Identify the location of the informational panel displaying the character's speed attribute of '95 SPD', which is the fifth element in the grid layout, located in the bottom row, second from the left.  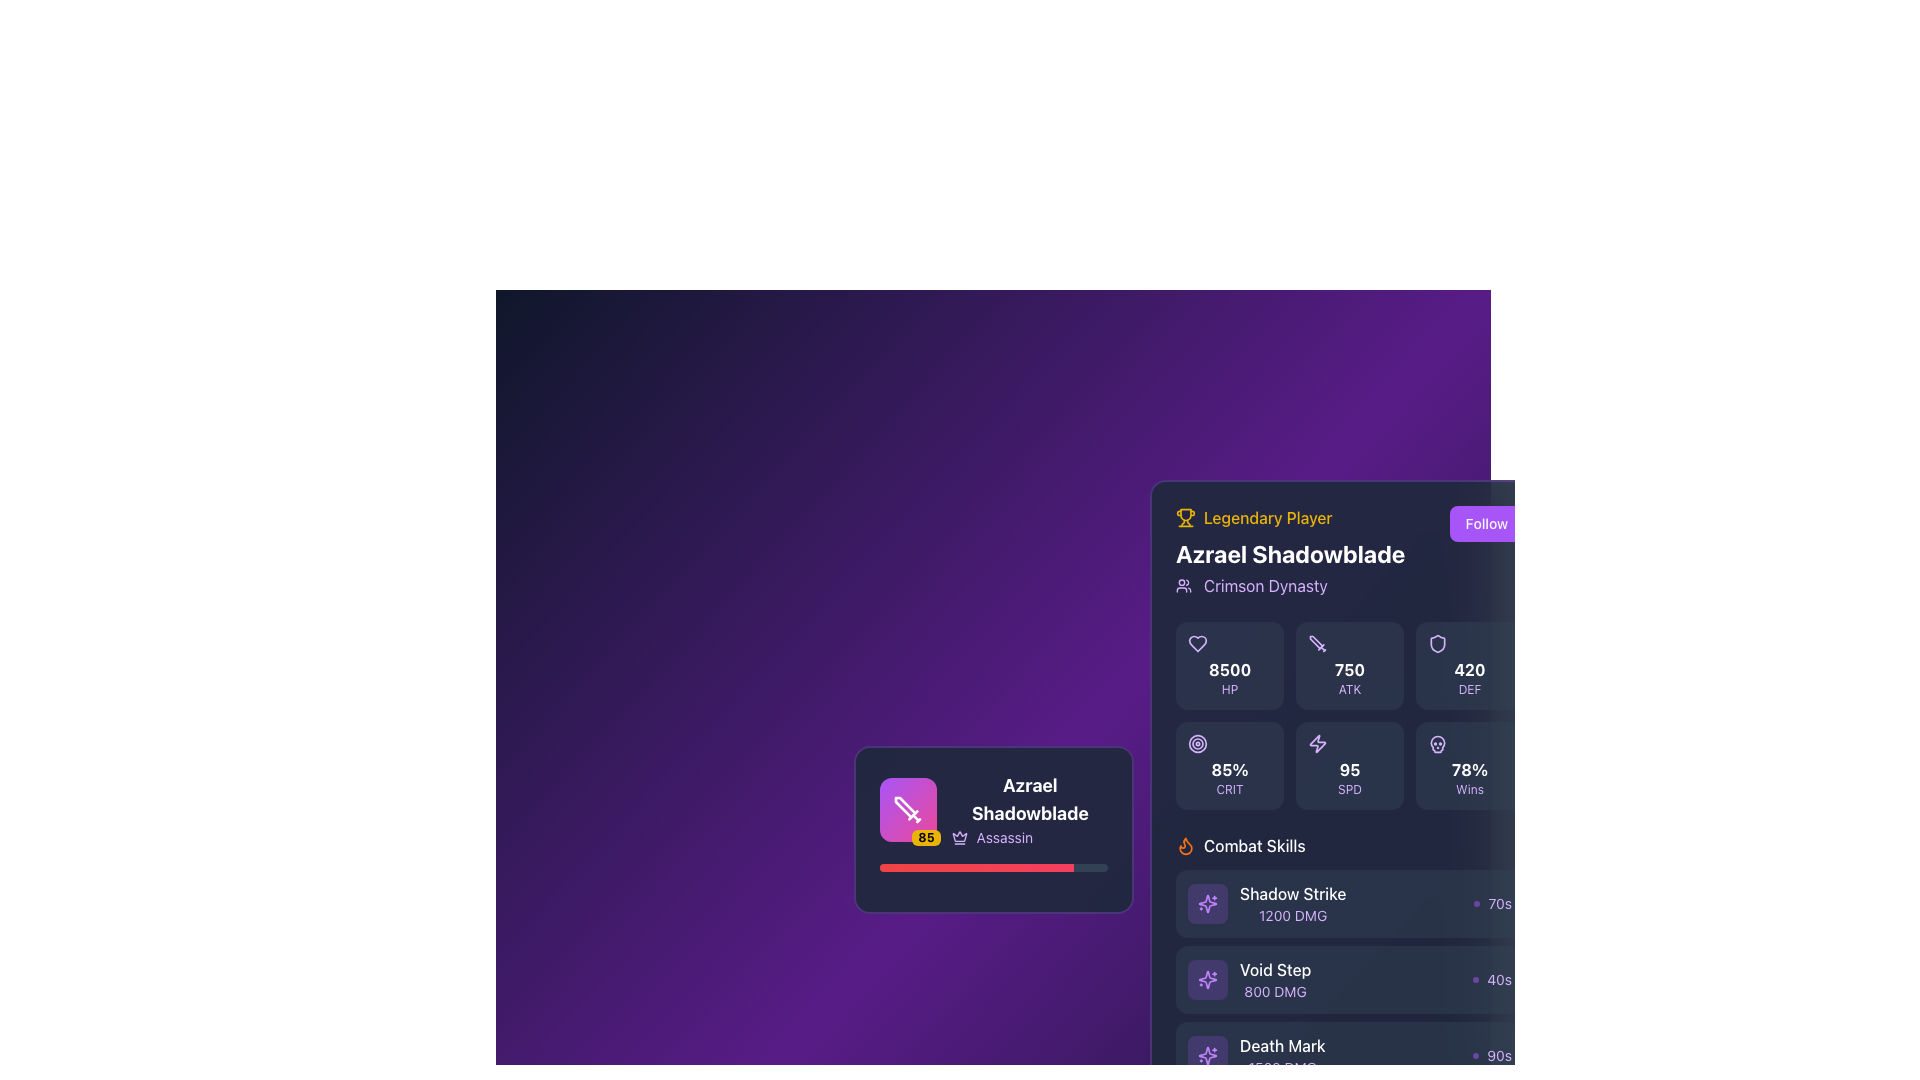
(1349, 765).